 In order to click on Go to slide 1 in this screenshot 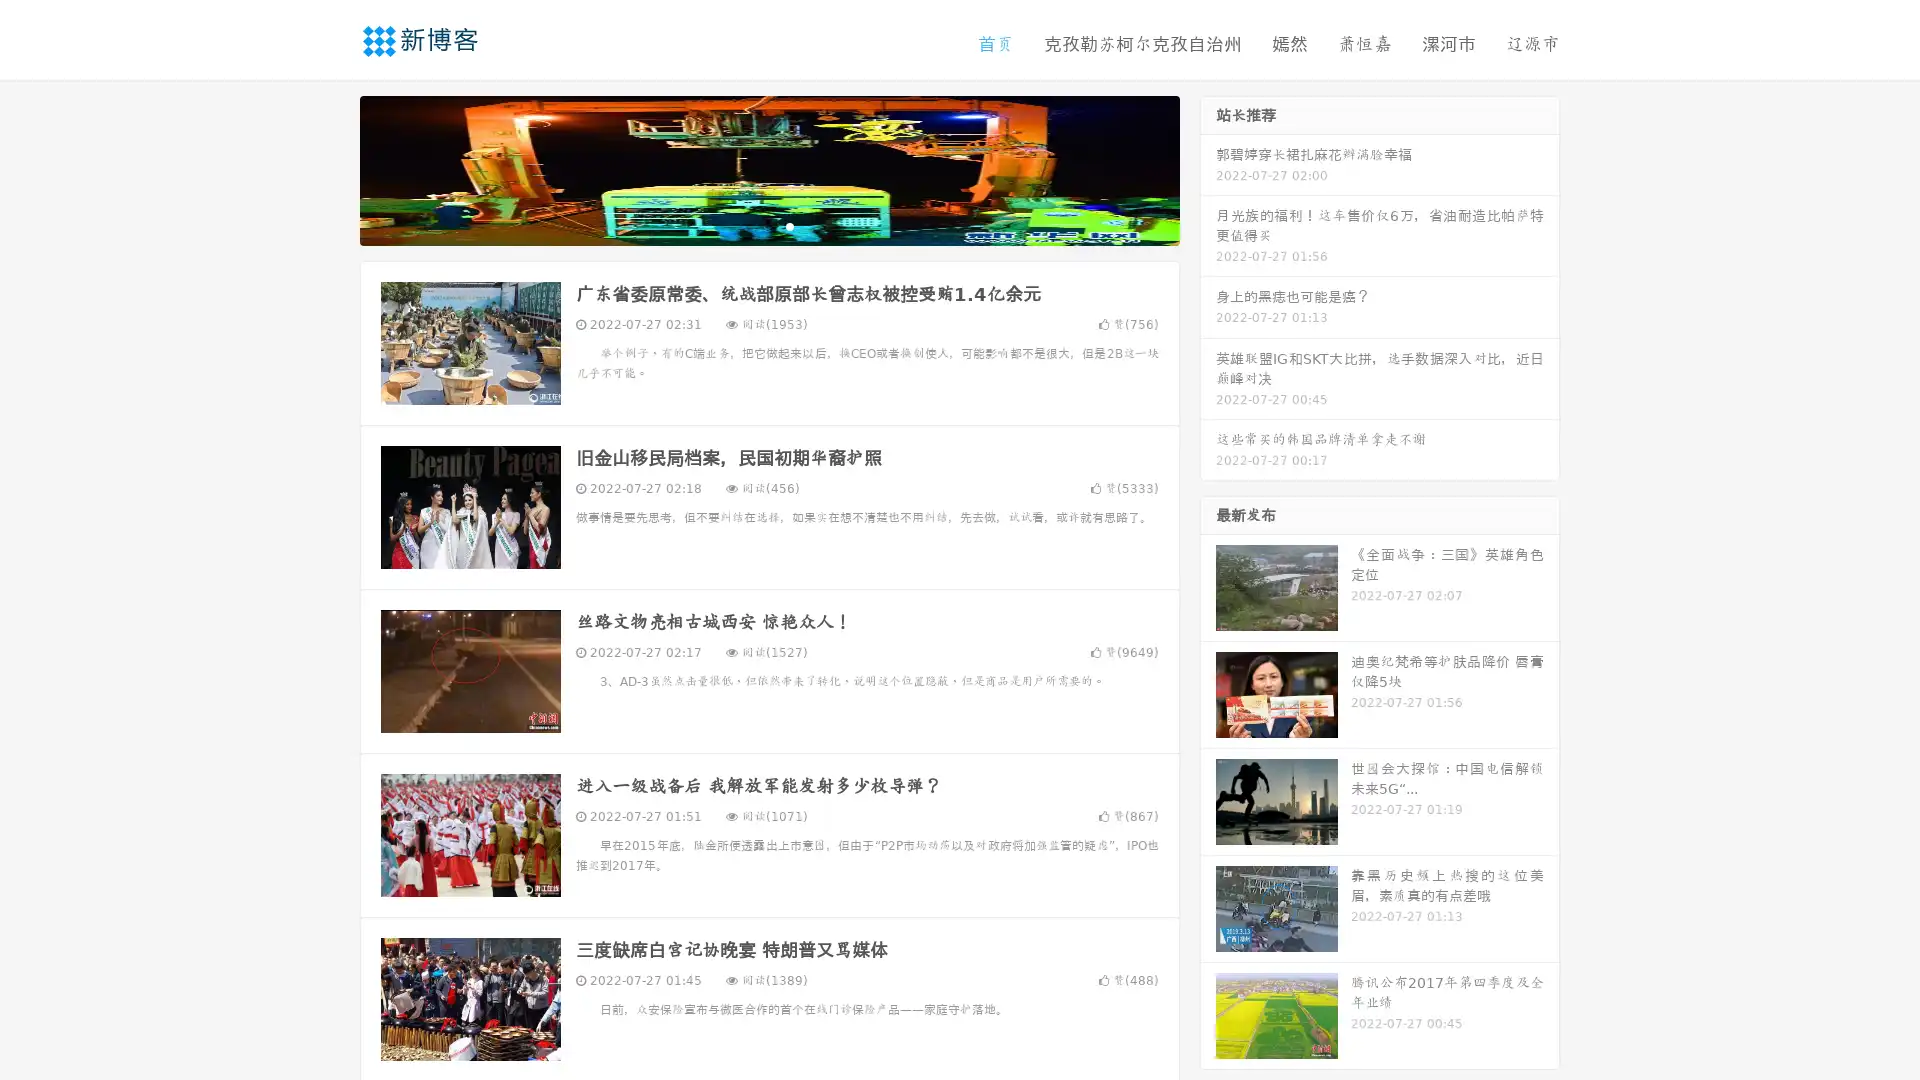, I will do `click(748, 225)`.